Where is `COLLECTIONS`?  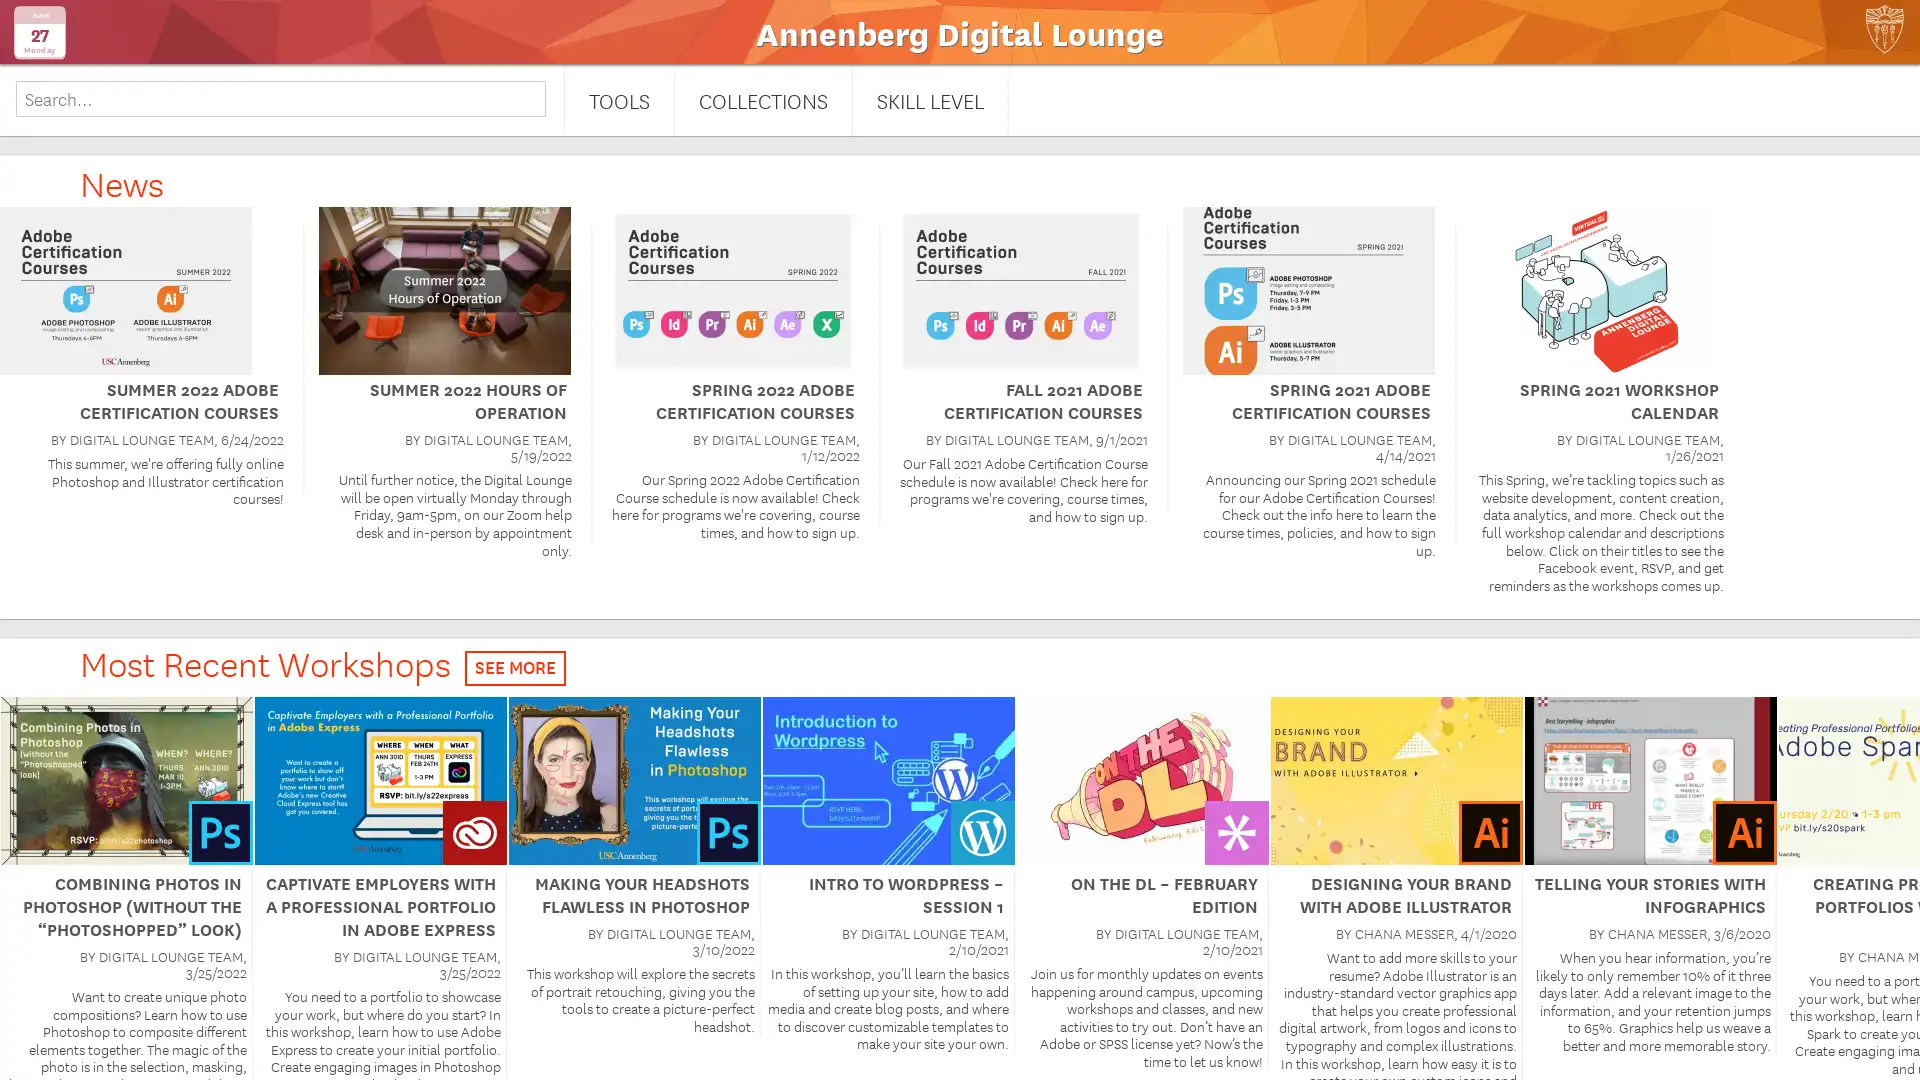 COLLECTIONS is located at coordinates (762, 100).